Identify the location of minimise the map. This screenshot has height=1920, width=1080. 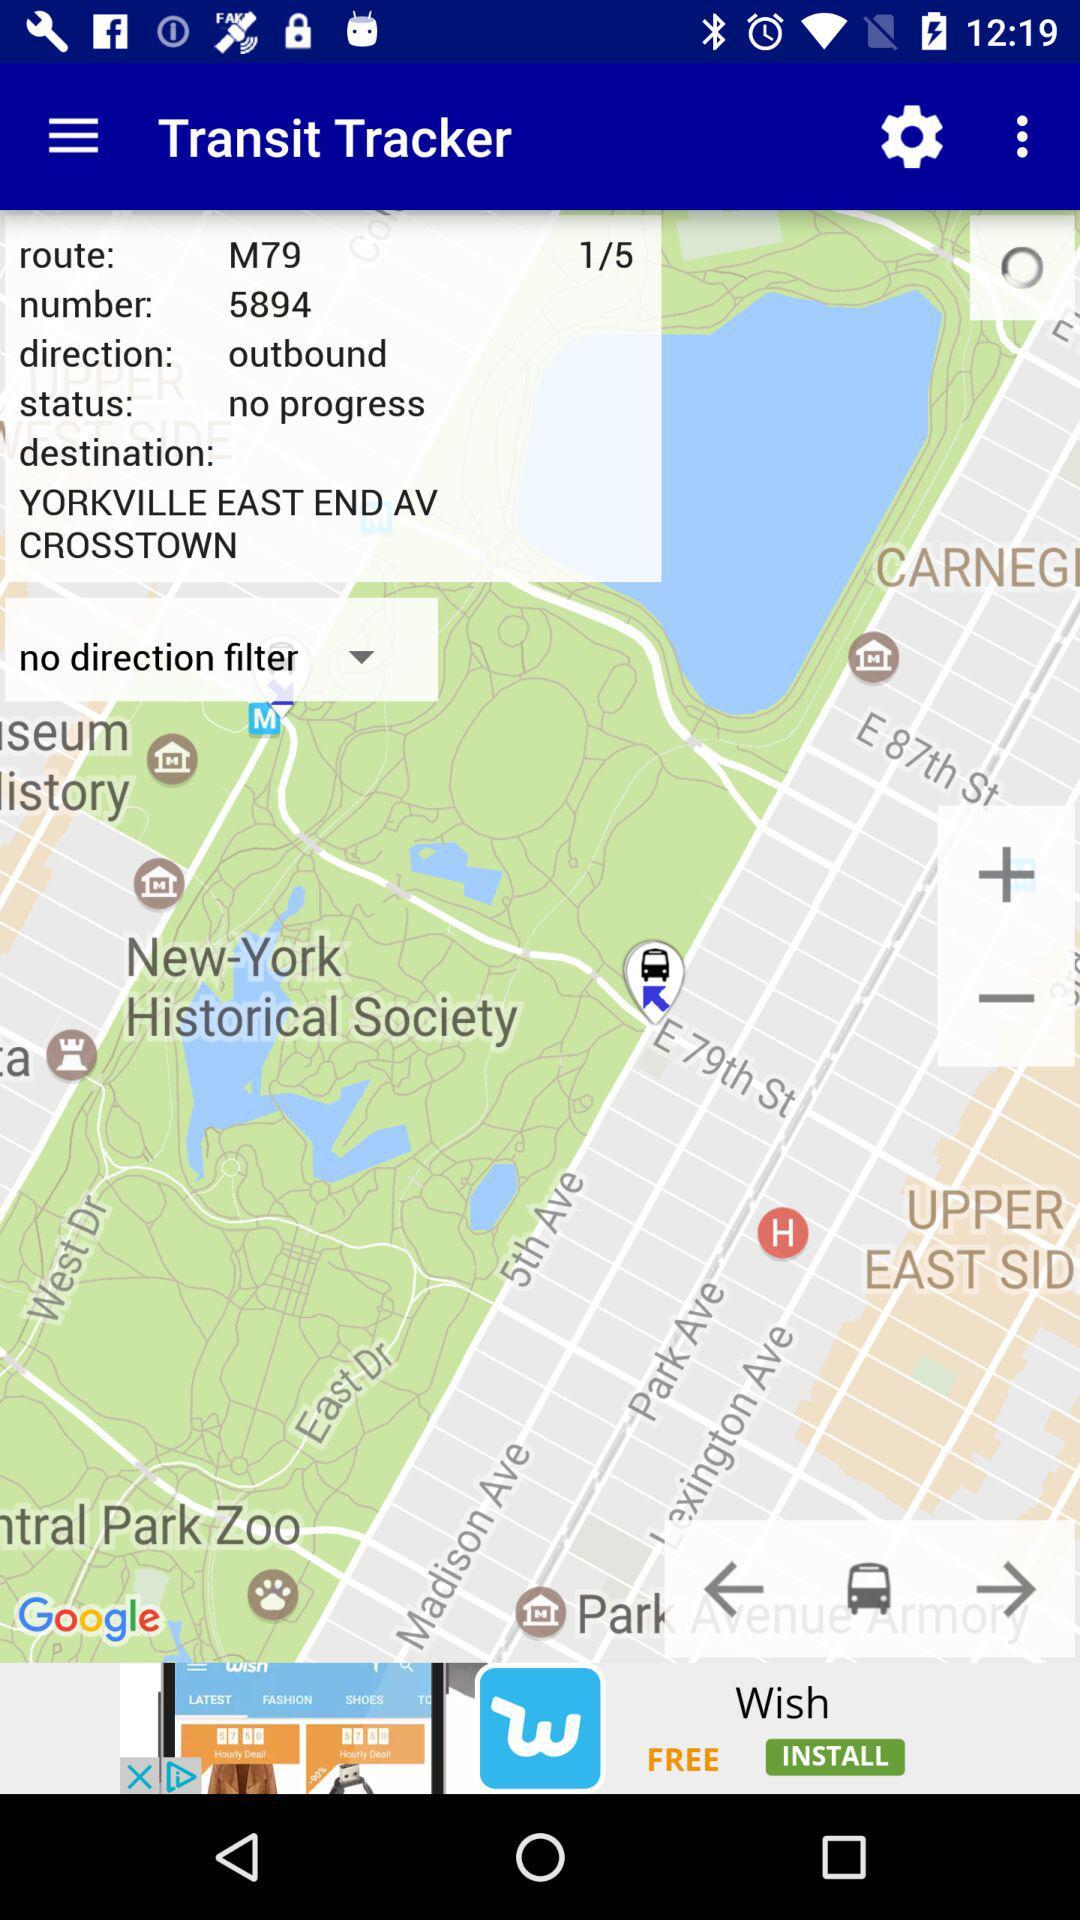
(1006, 997).